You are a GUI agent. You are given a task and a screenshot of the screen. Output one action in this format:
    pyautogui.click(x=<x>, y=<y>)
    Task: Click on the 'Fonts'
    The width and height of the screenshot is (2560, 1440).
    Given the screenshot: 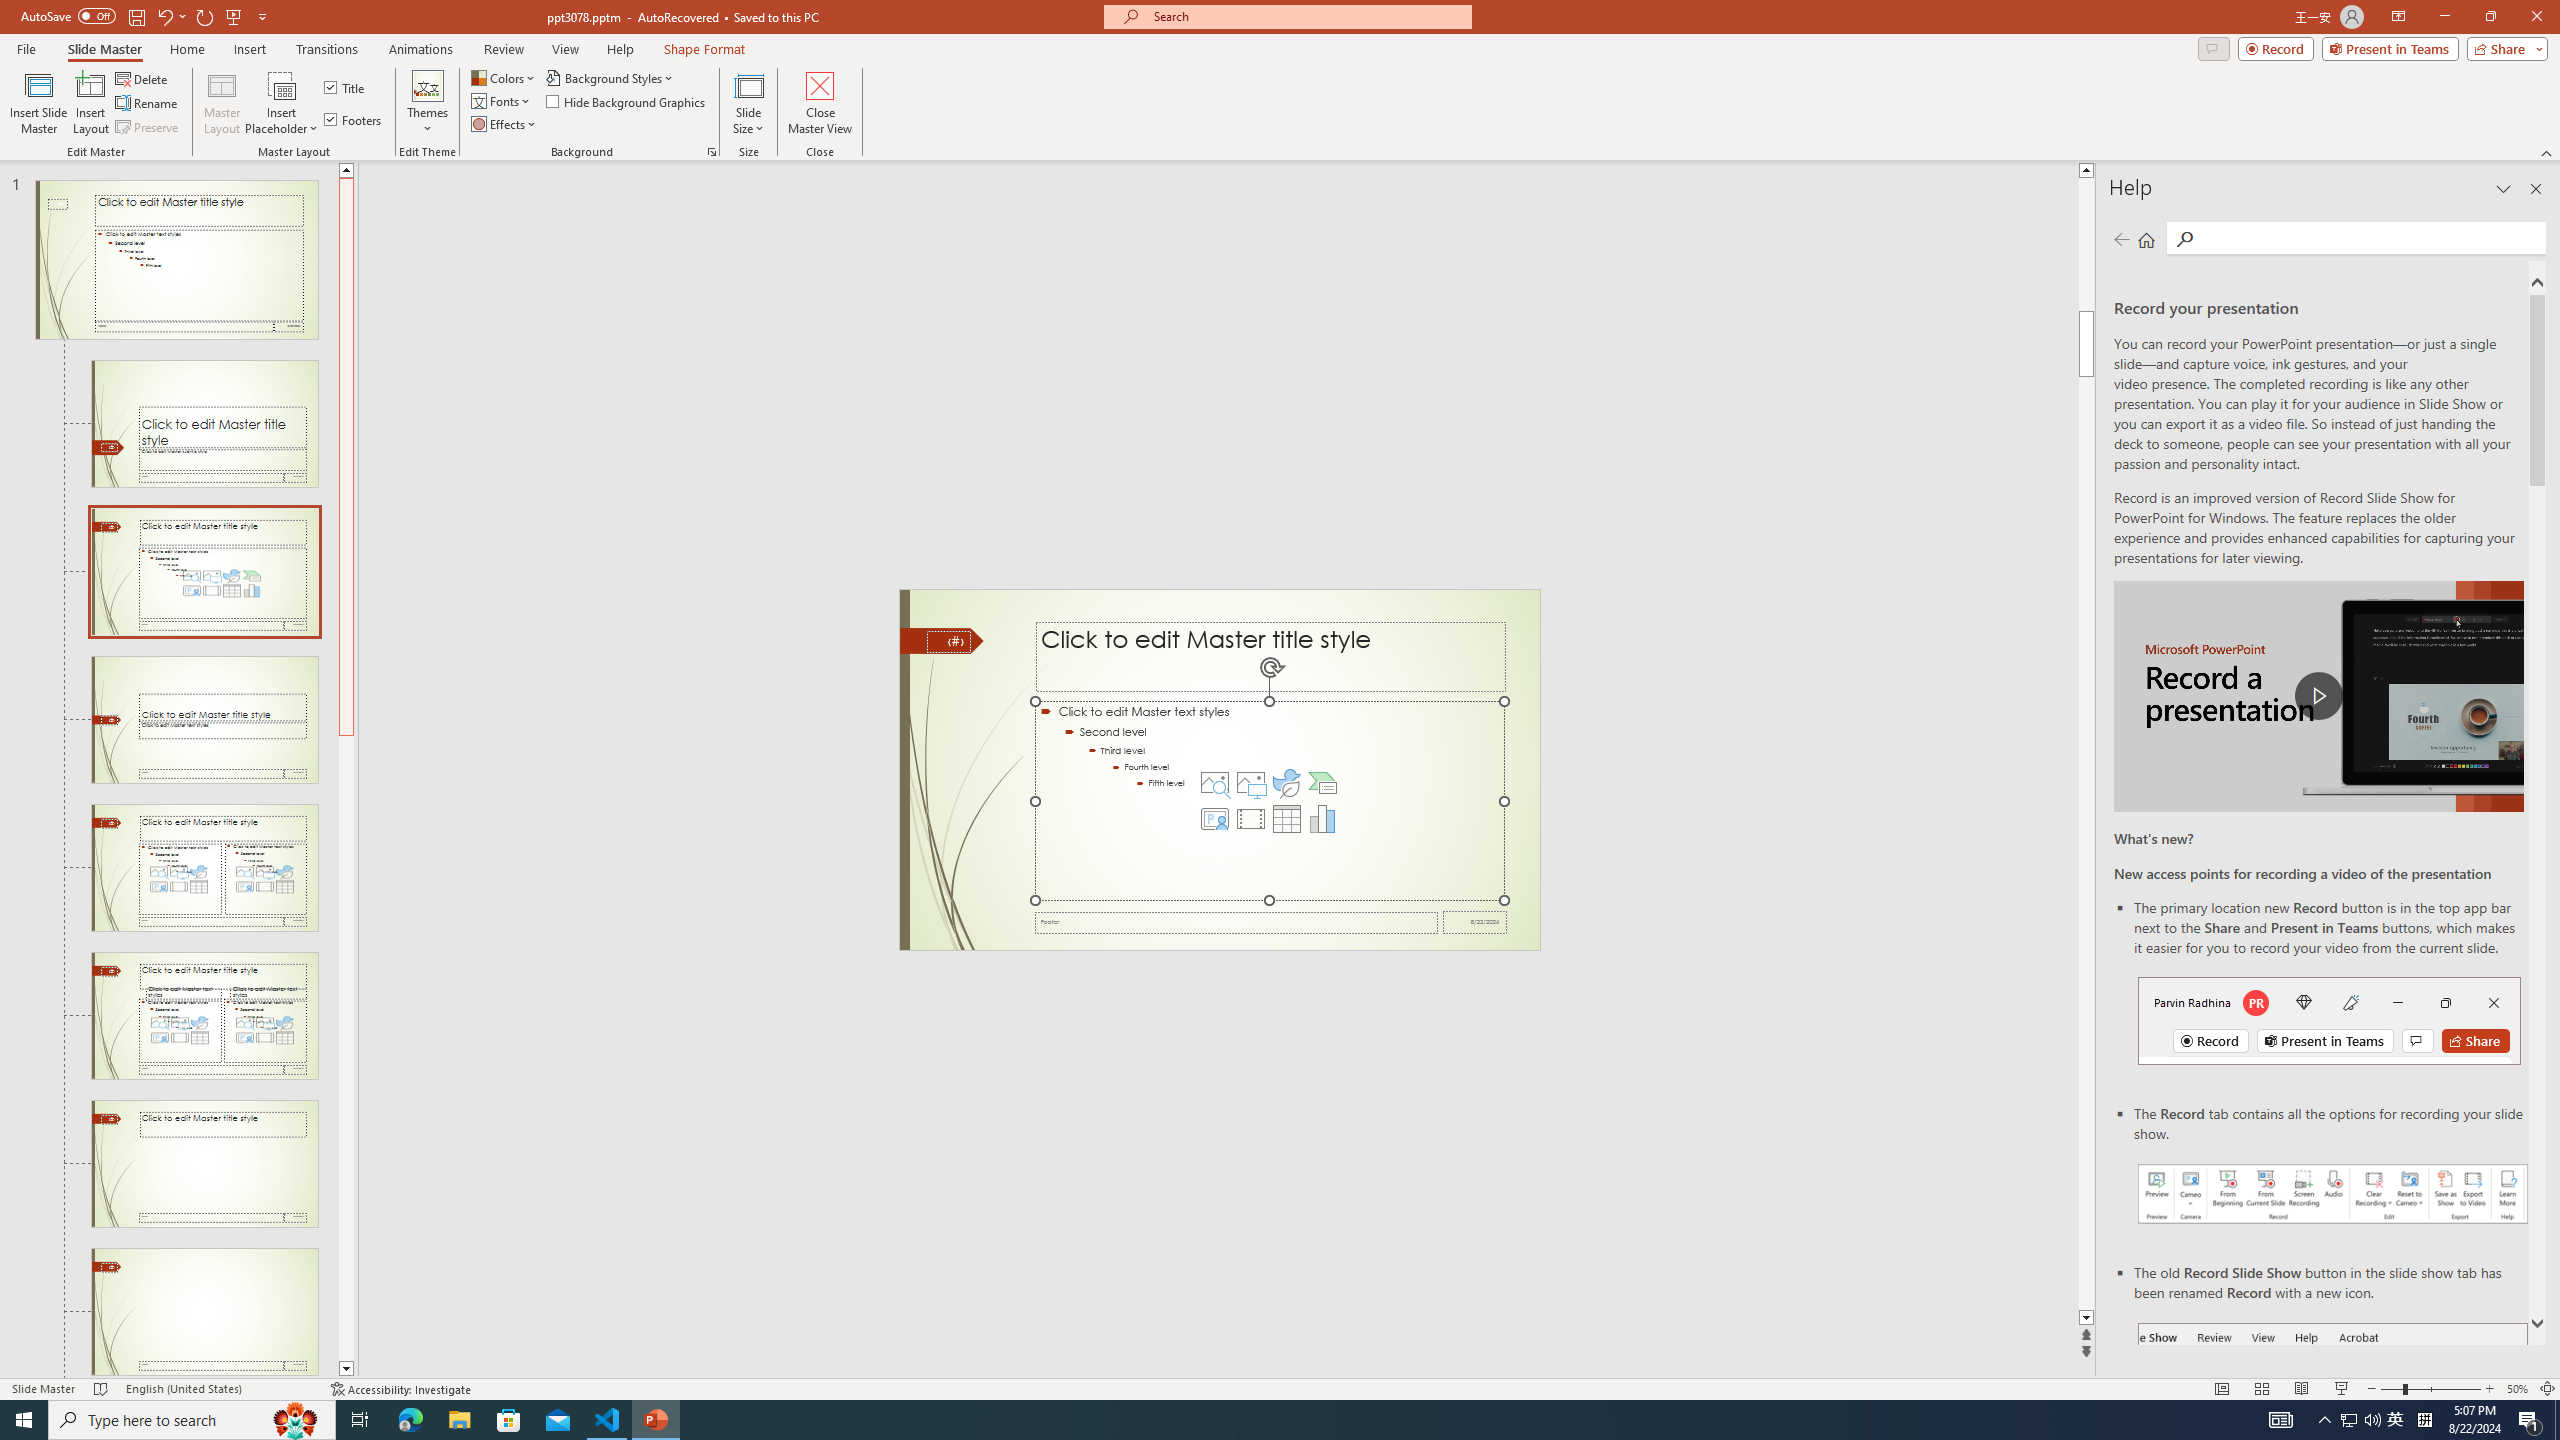 What is the action you would take?
    pyautogui.click(x=502, y=99)
    